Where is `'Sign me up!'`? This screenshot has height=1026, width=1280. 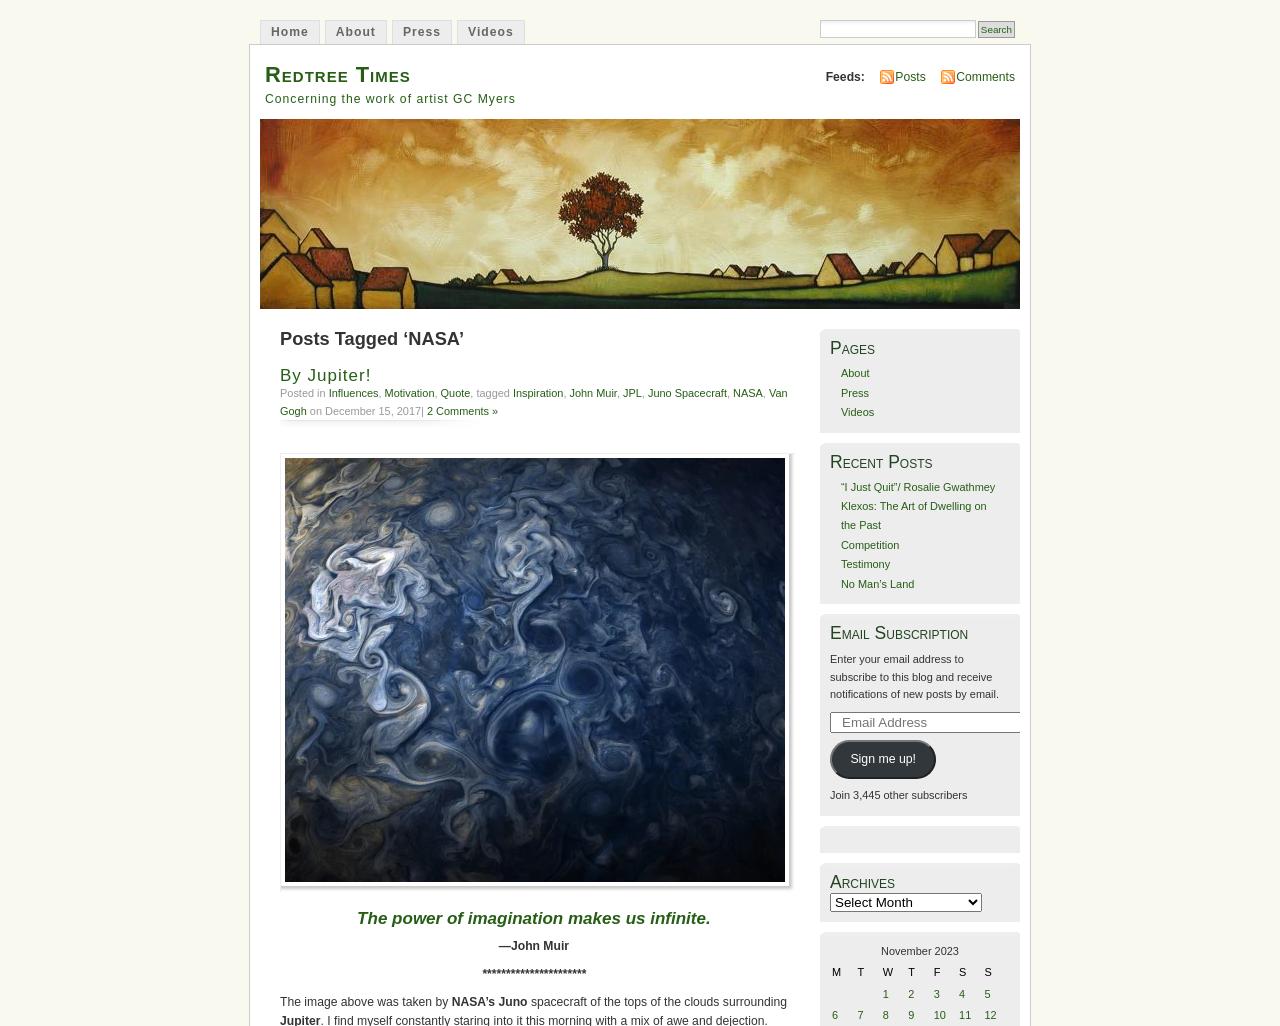 'Sign me up!' is located at coordinates (881, 759).